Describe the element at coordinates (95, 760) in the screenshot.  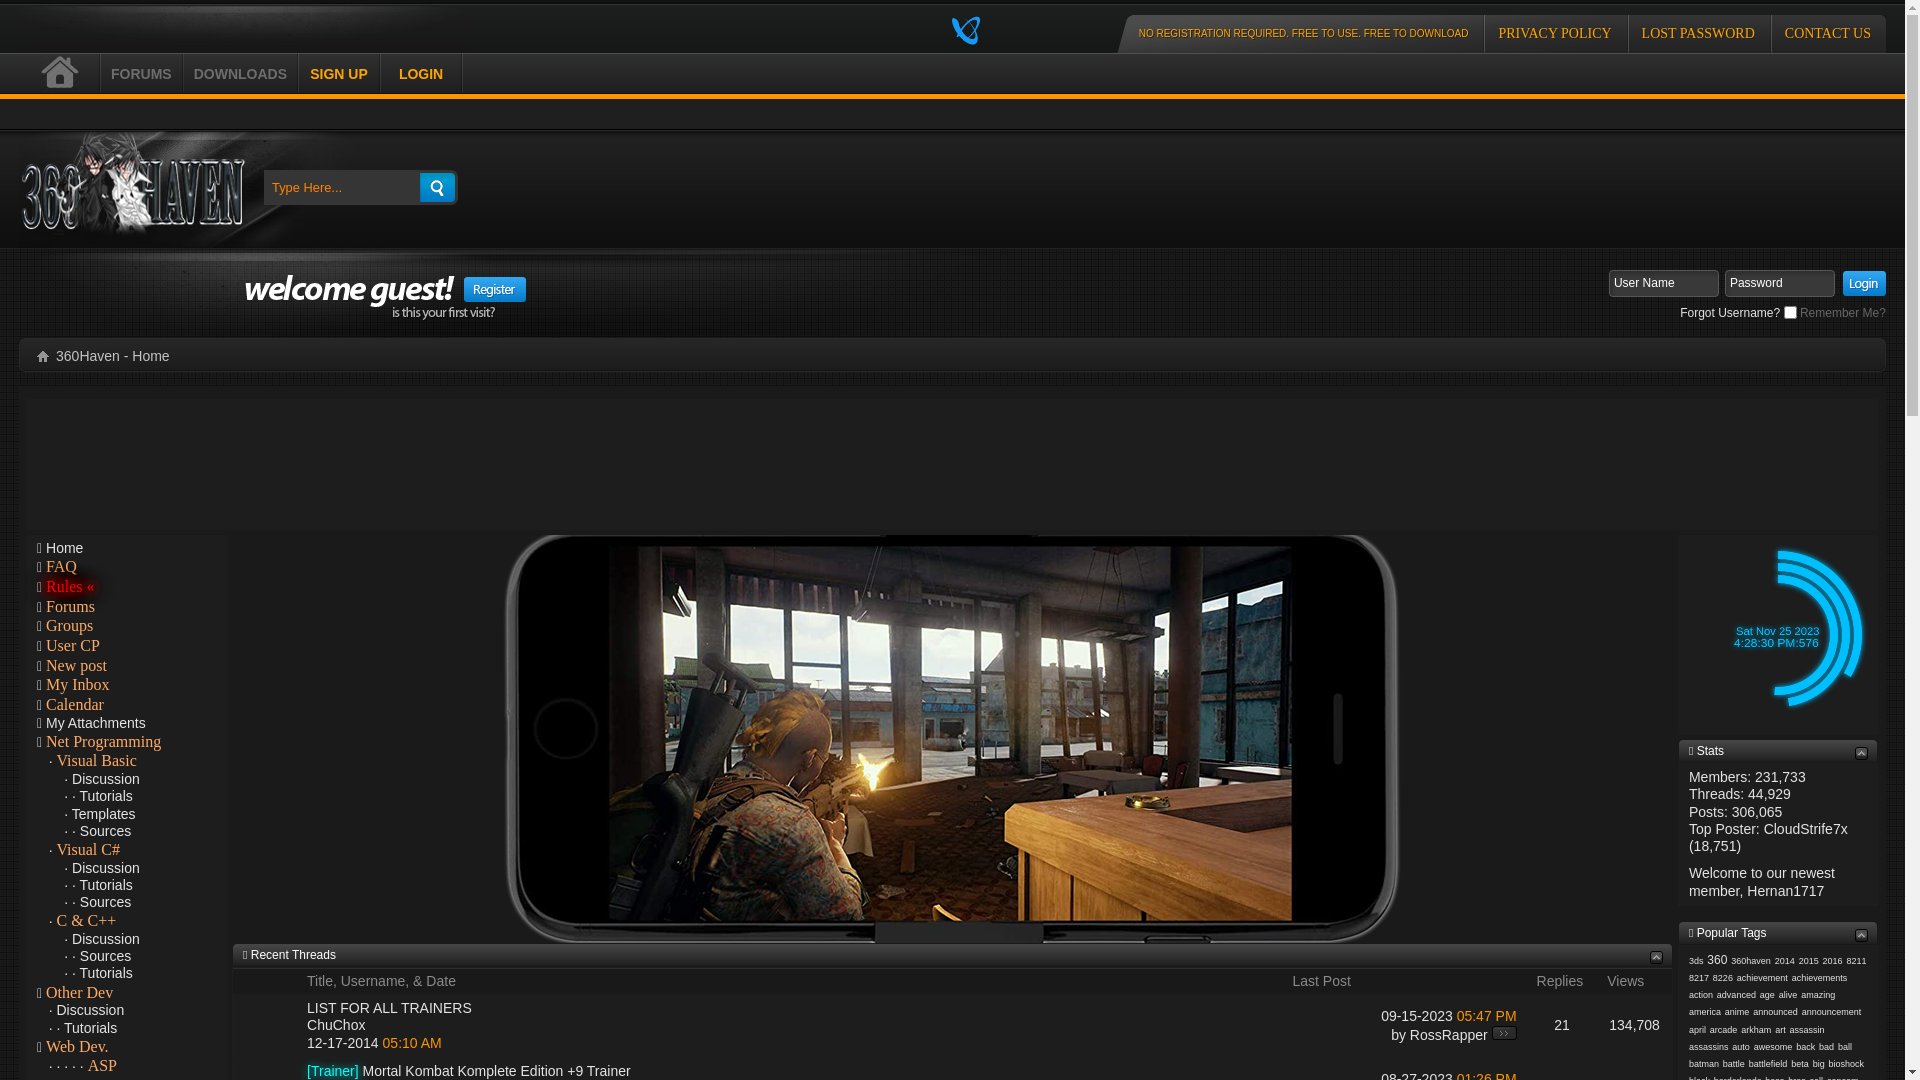
I see `'Visual Basic'` at that location.